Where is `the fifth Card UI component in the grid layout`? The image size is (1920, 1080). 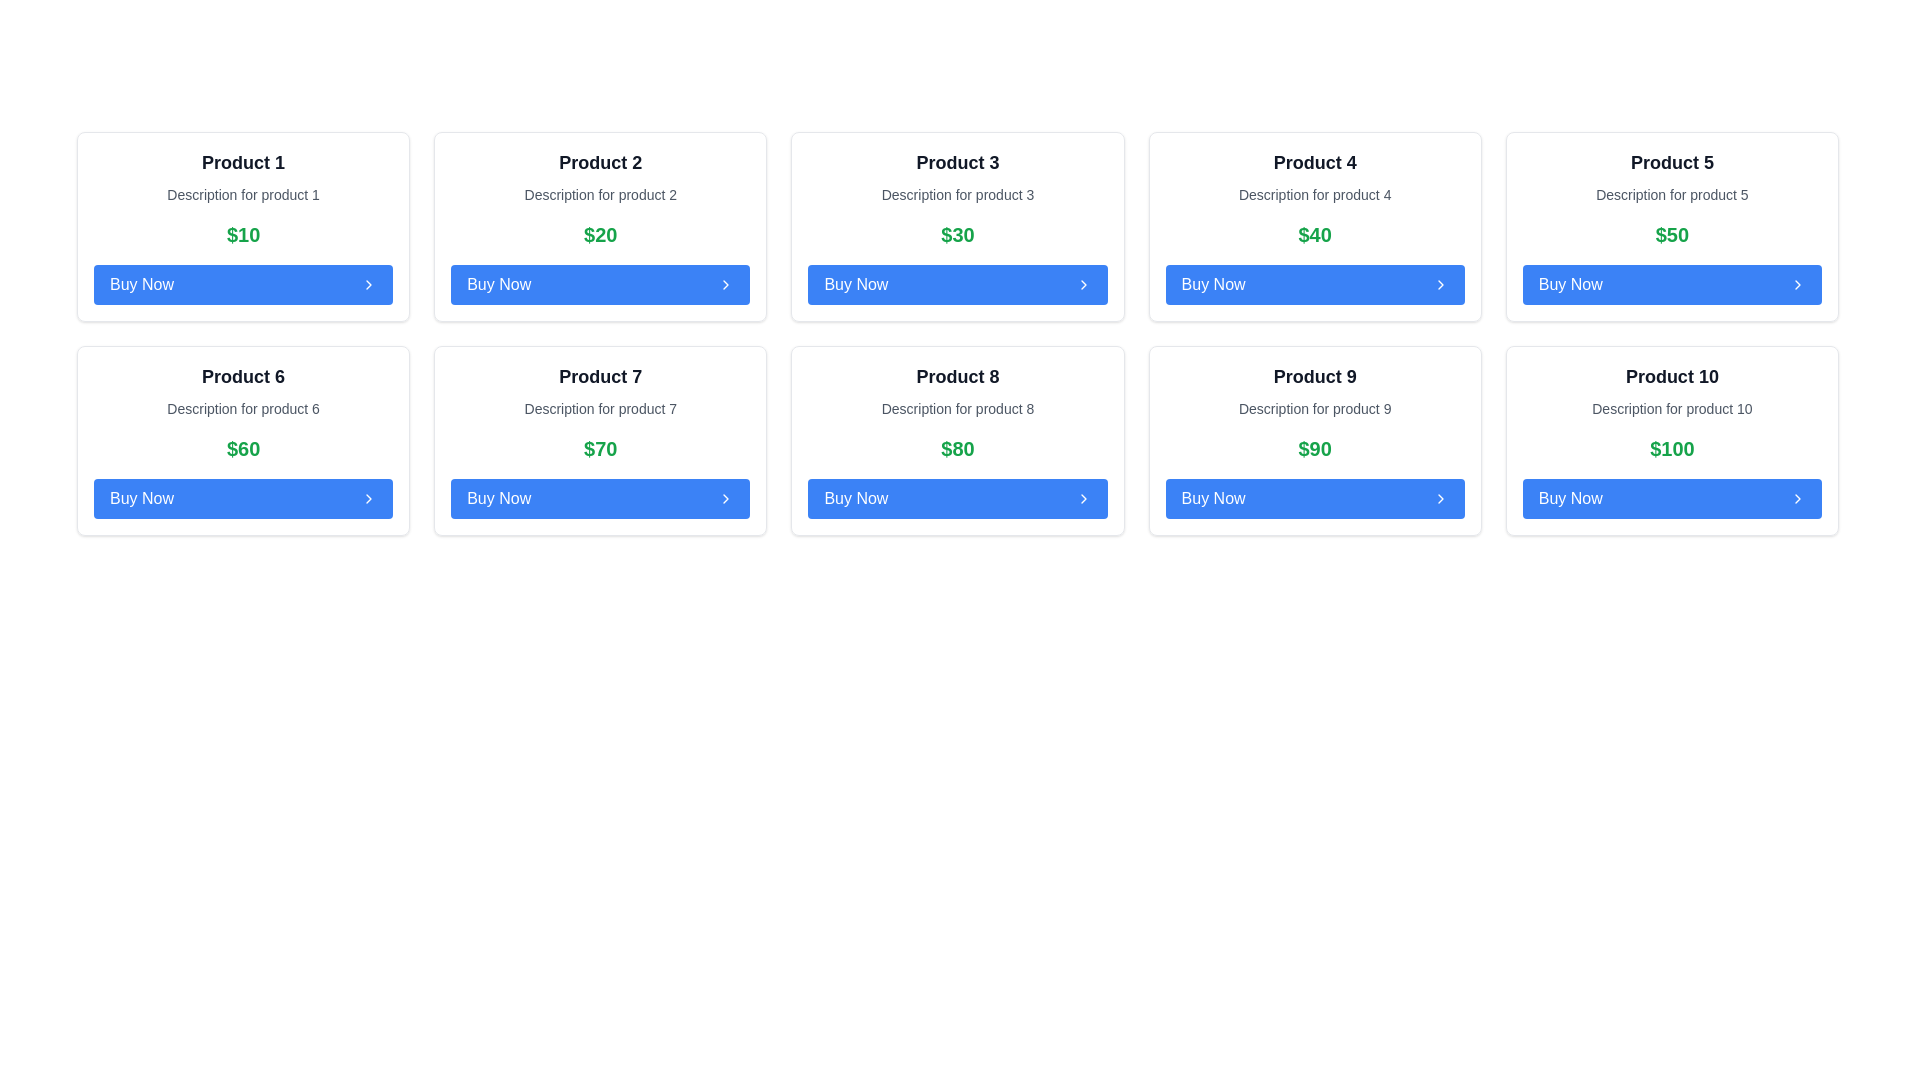 the fifth Card UI component in the grid layout is located at coordinates (1672, 226).